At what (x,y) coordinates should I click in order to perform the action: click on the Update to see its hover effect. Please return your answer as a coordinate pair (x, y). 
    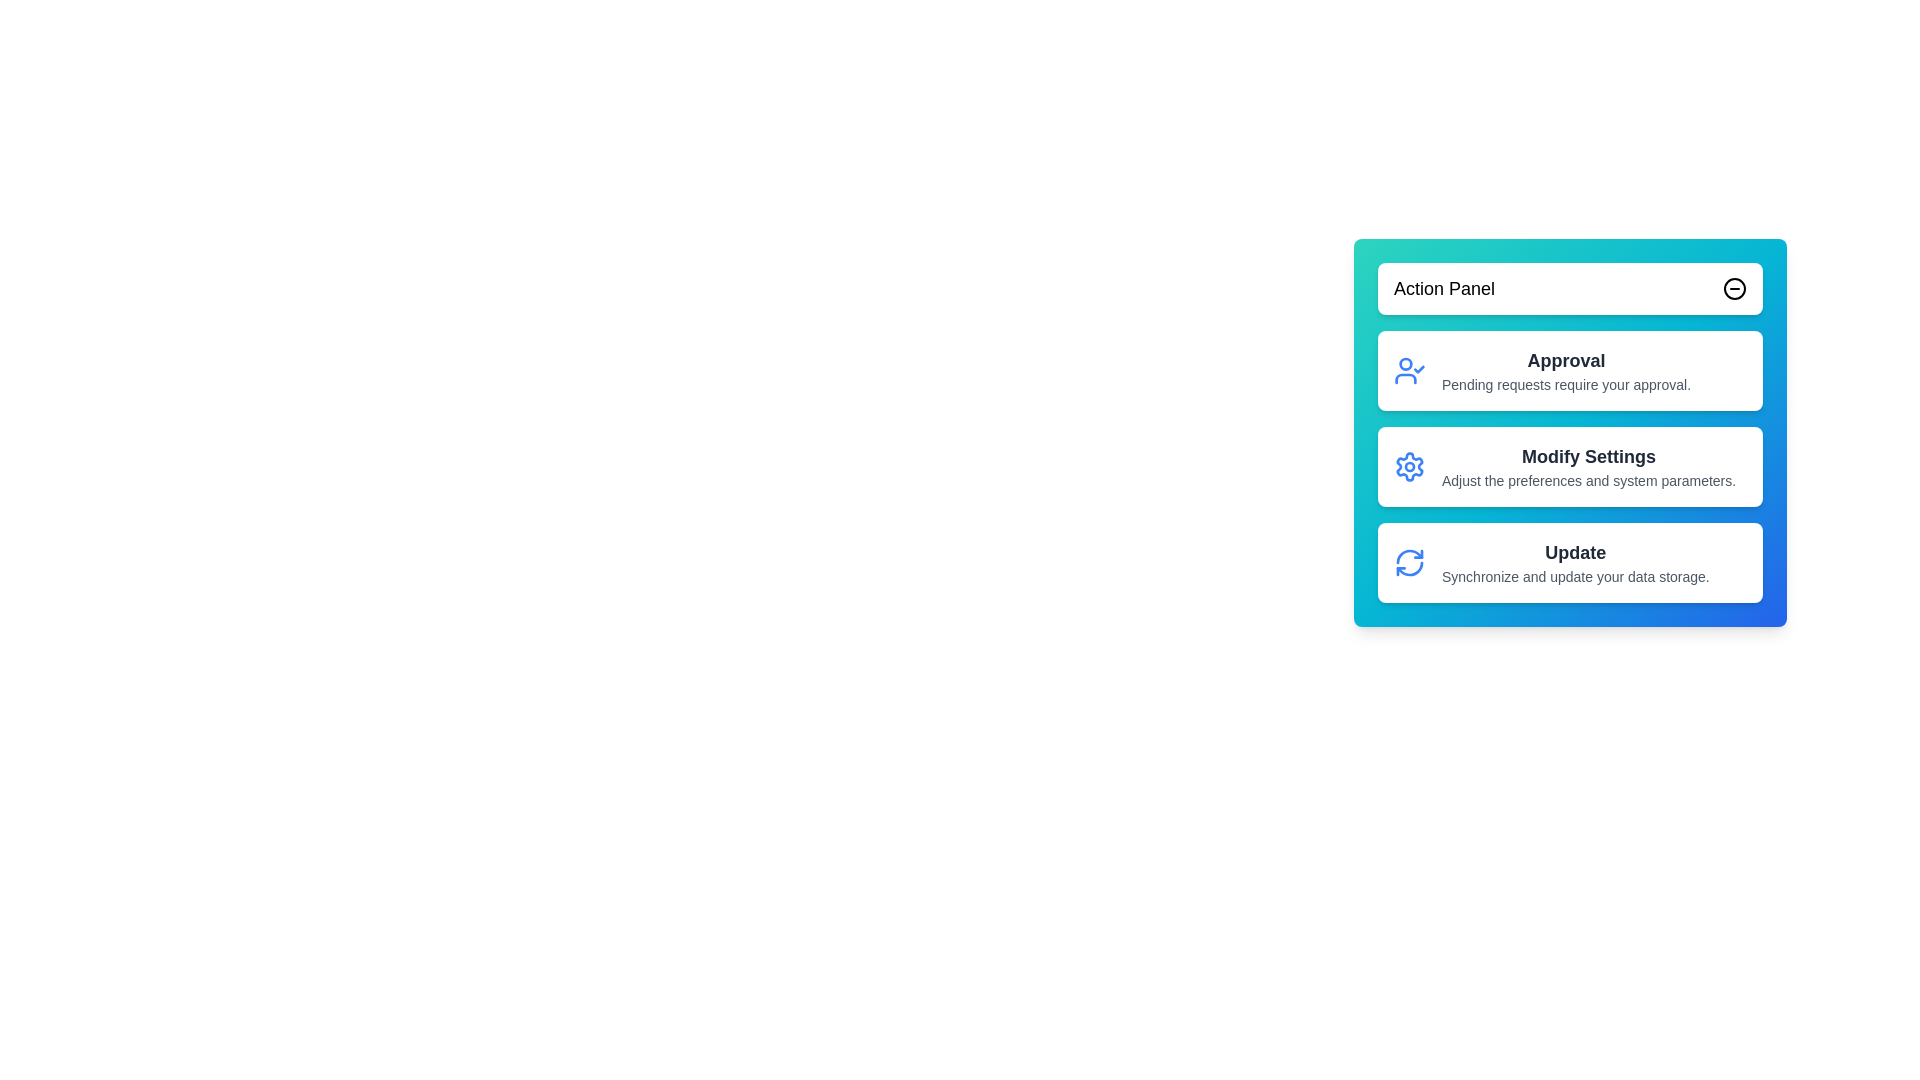
    Looking at the image, I should click on (1569, 563).